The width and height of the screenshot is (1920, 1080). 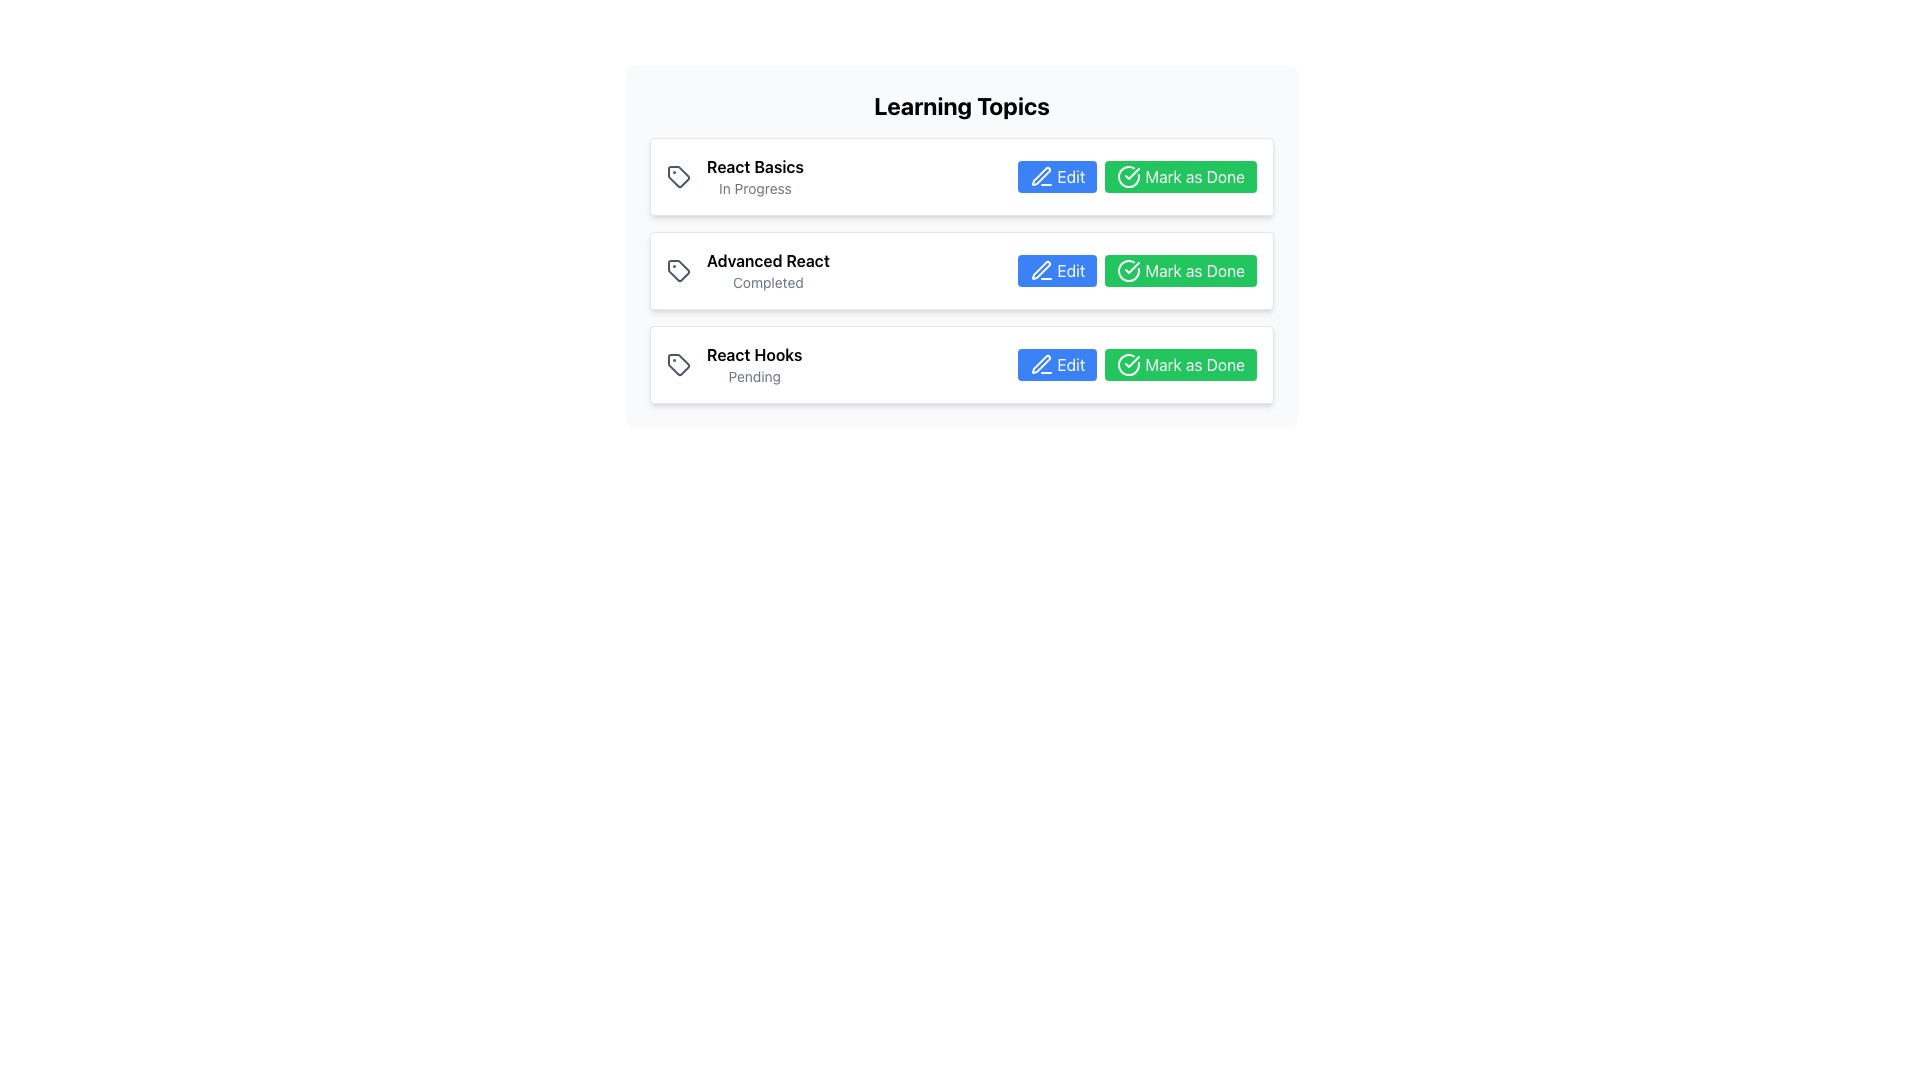 I want to click on the 'Mark as Done' button in the bottommost list item of the 'Learning Topics' section, so click(x=961, y=365).